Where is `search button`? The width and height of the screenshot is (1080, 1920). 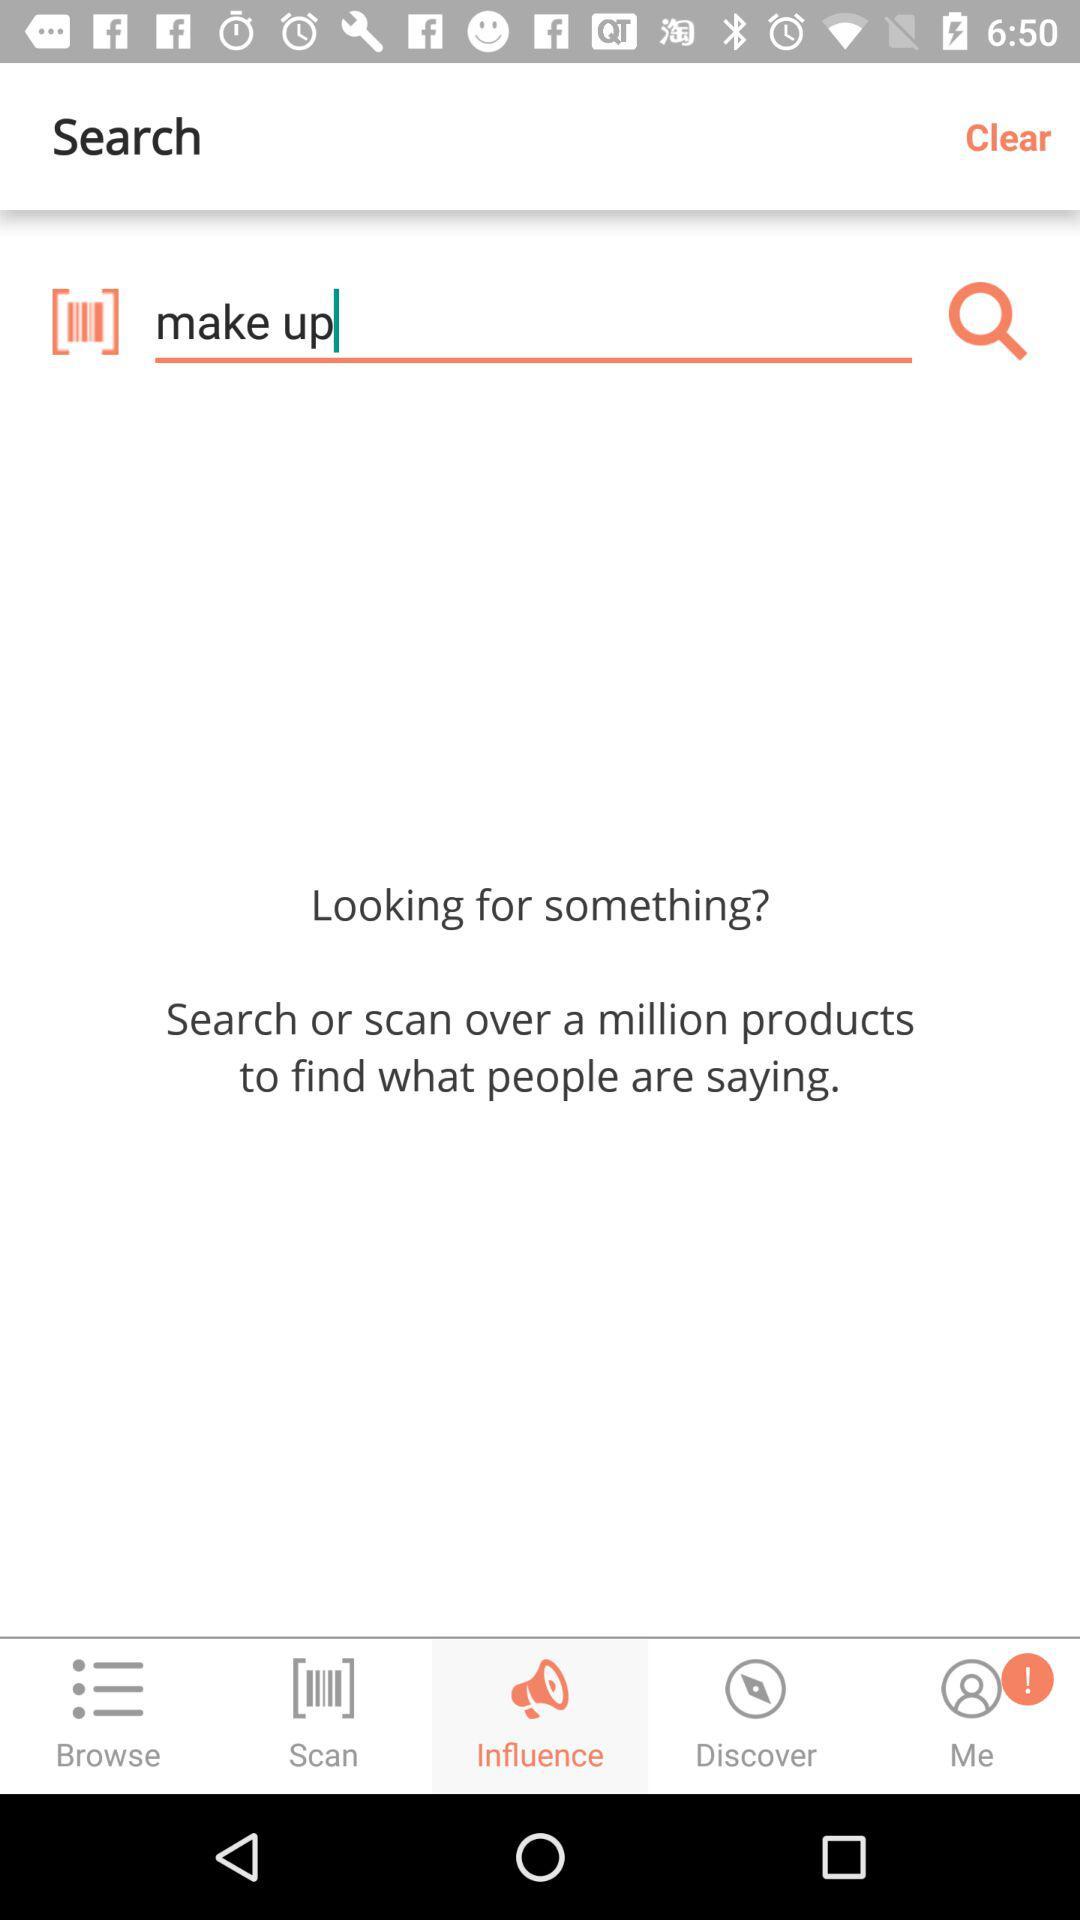
search button is located at coordinates (987, 321).